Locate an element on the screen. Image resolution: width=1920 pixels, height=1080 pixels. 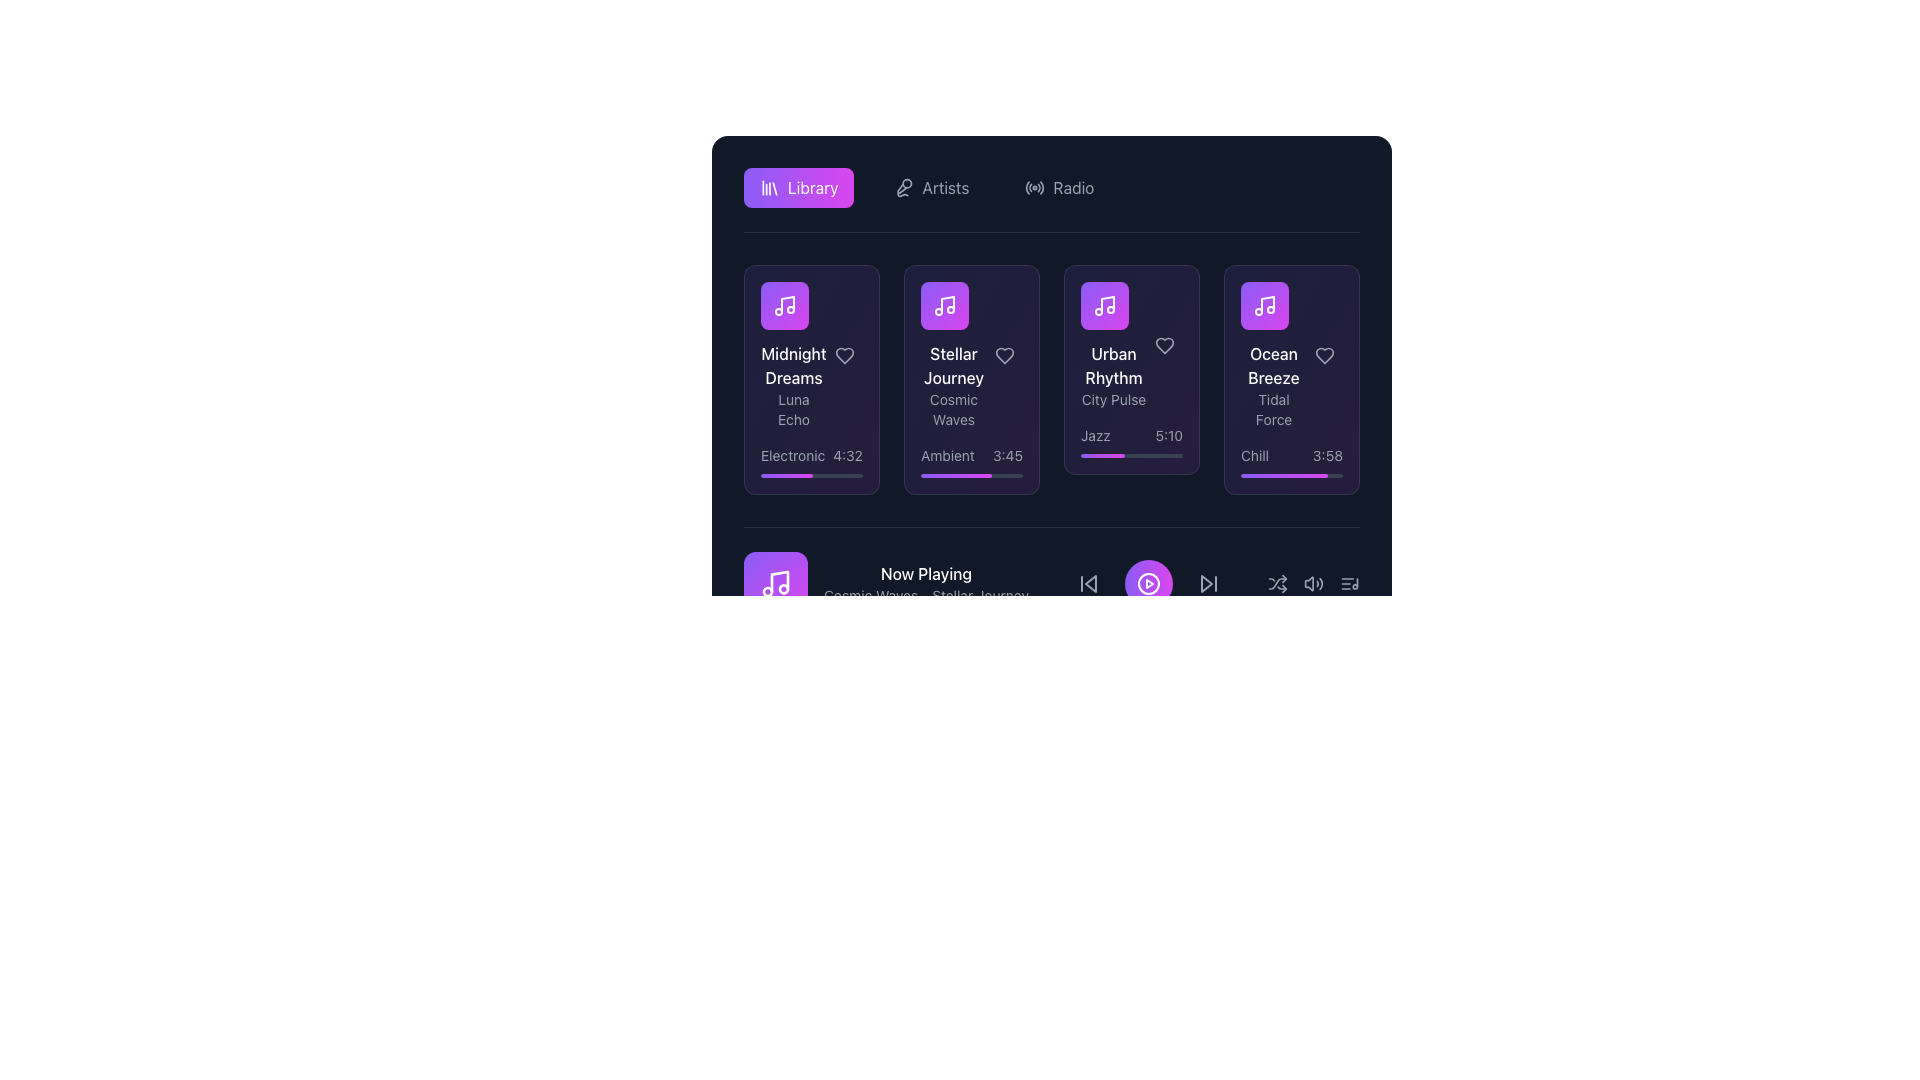
the heart button located at the top-right corner of the 'Ocean Breeze' music card is located at coordinates (1324, 354).